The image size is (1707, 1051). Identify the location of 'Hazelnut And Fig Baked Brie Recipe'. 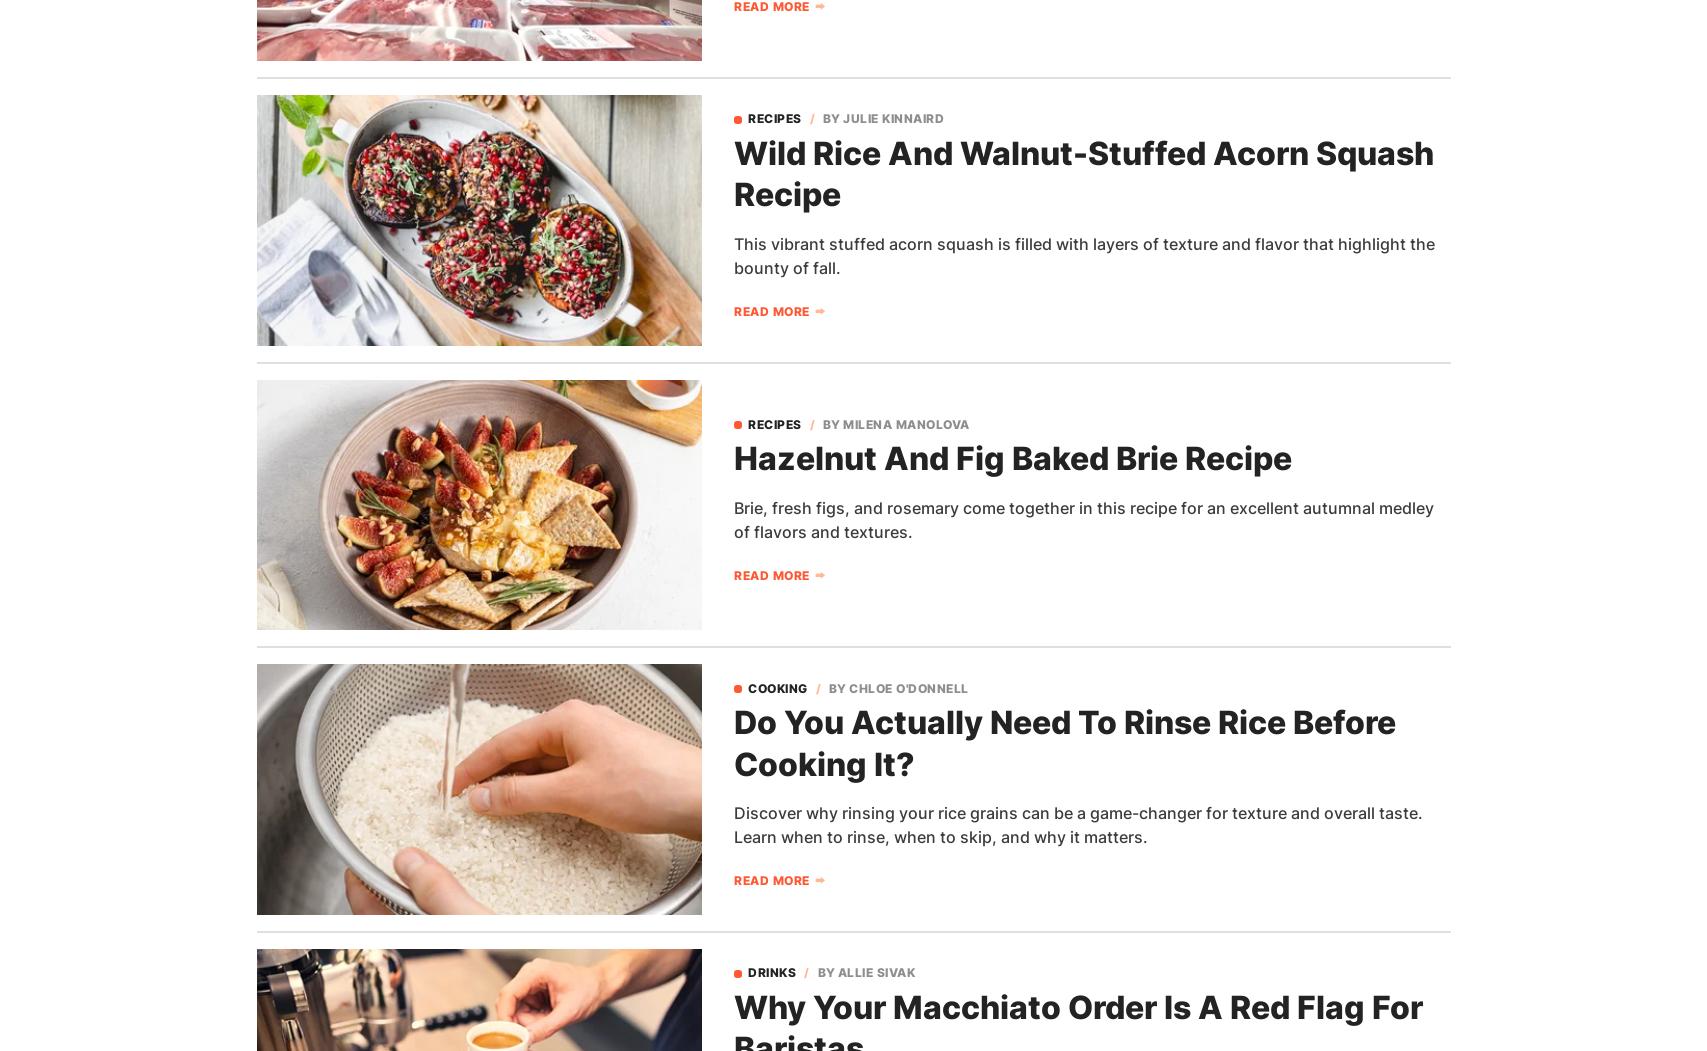
(1011, 457).